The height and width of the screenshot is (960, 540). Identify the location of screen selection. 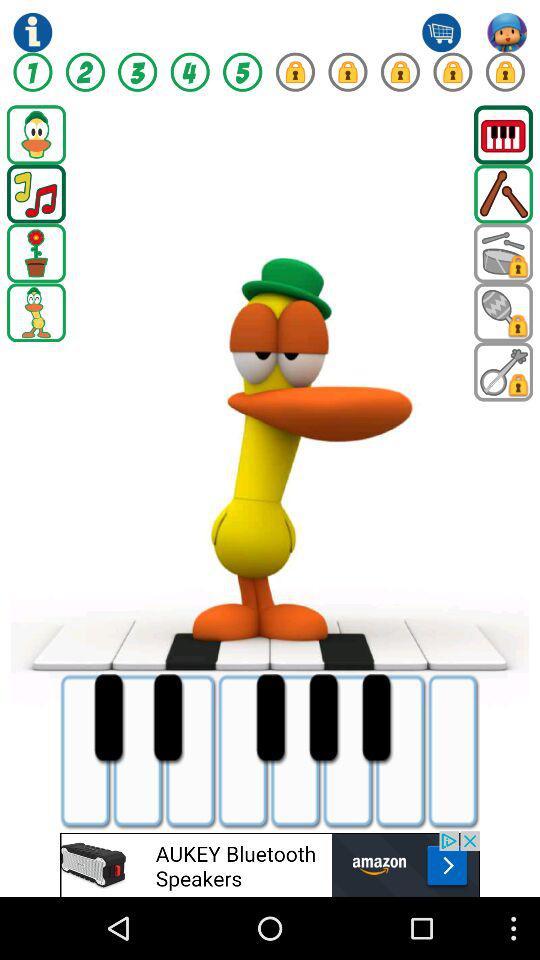
(36, 133).